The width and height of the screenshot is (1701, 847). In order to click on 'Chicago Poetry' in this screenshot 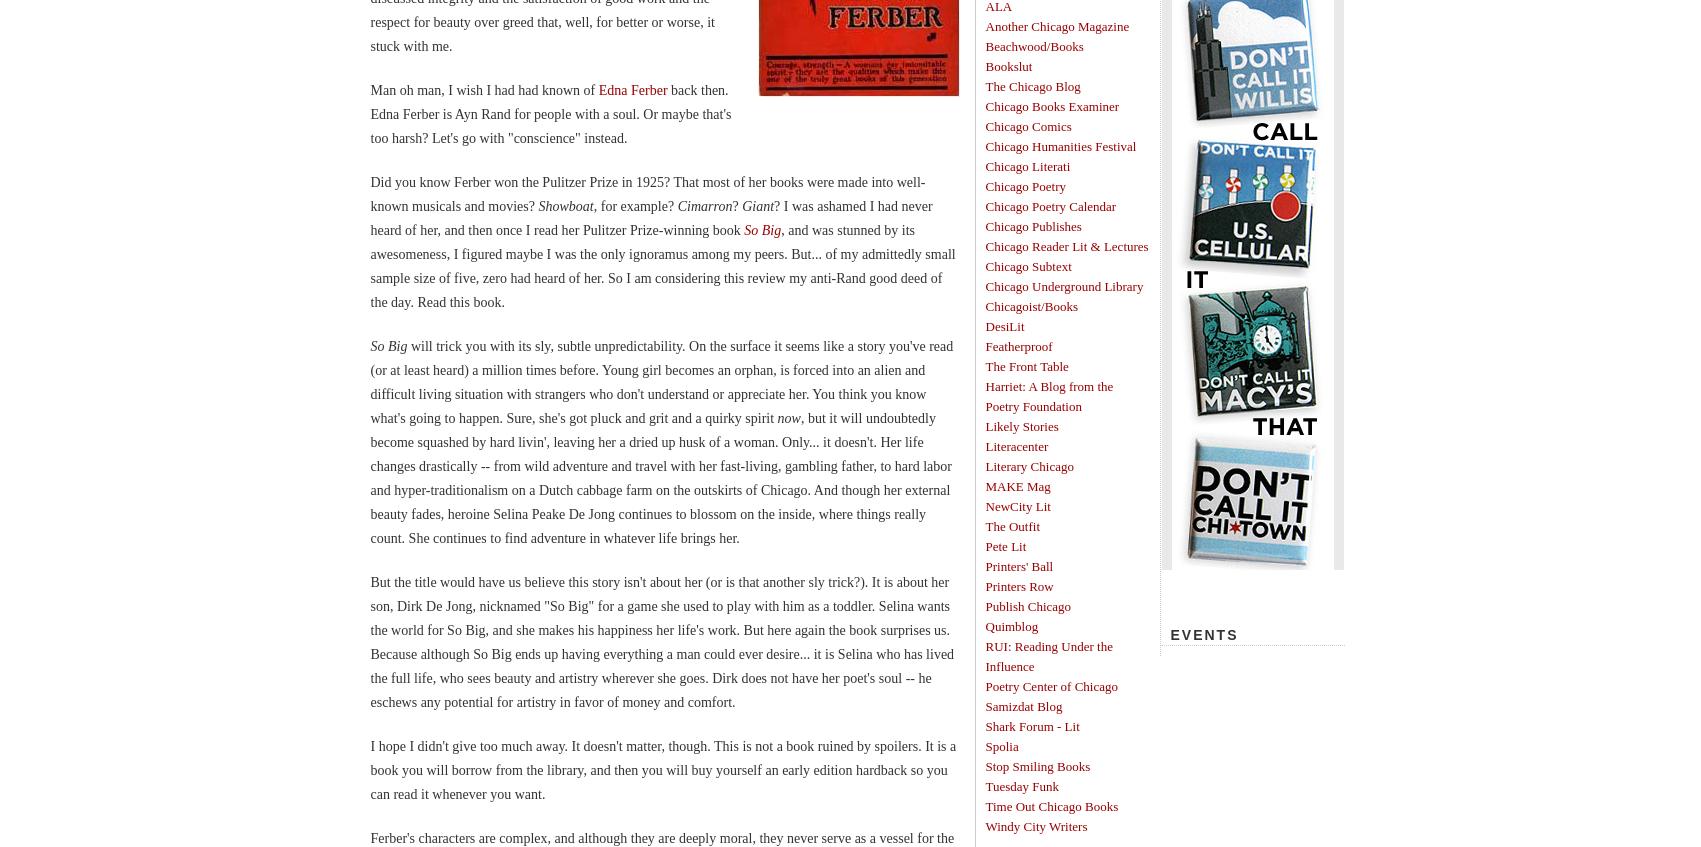, I will do `click(1025, 186)`.